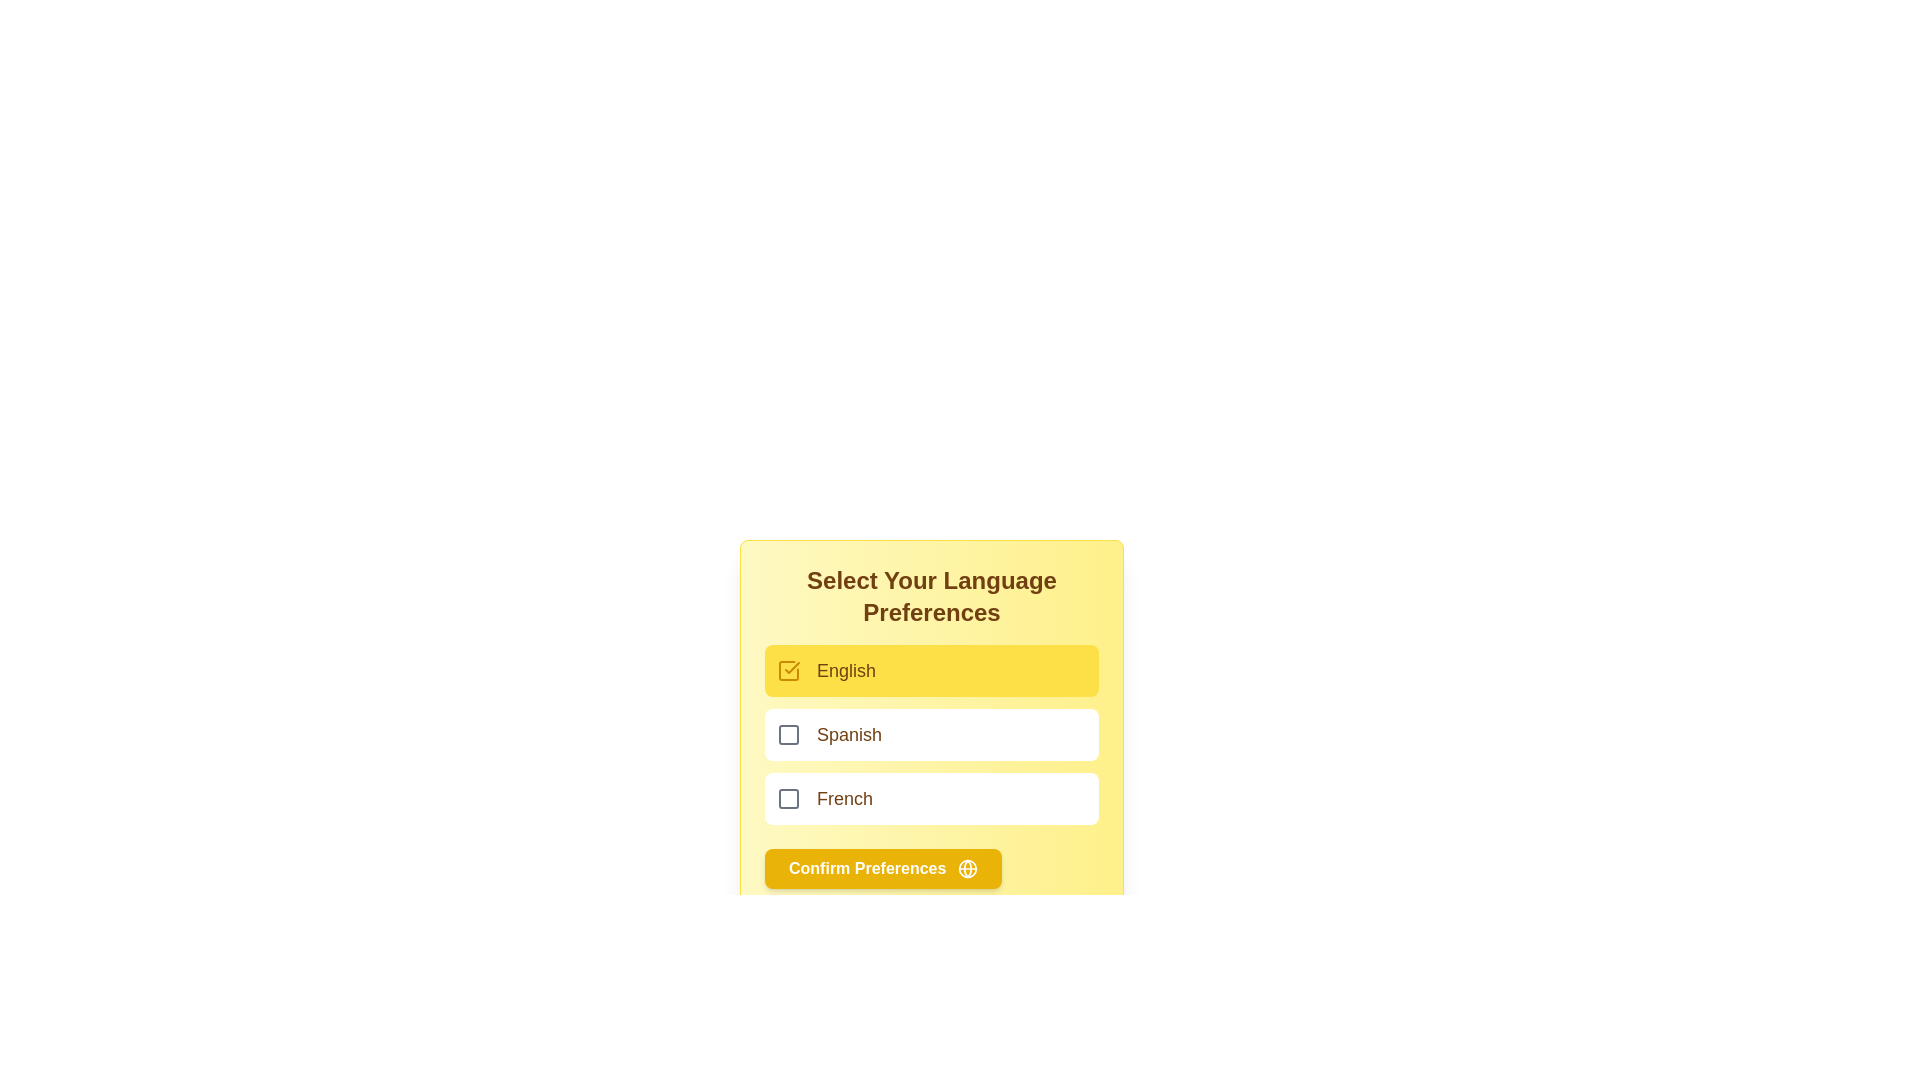 Image resolution: width=1920 pixels, height=1080 pixels. I want to click on the button for selecting the English language, which is the first option in a vertically stacked list of language buttons, so click(930, 671).